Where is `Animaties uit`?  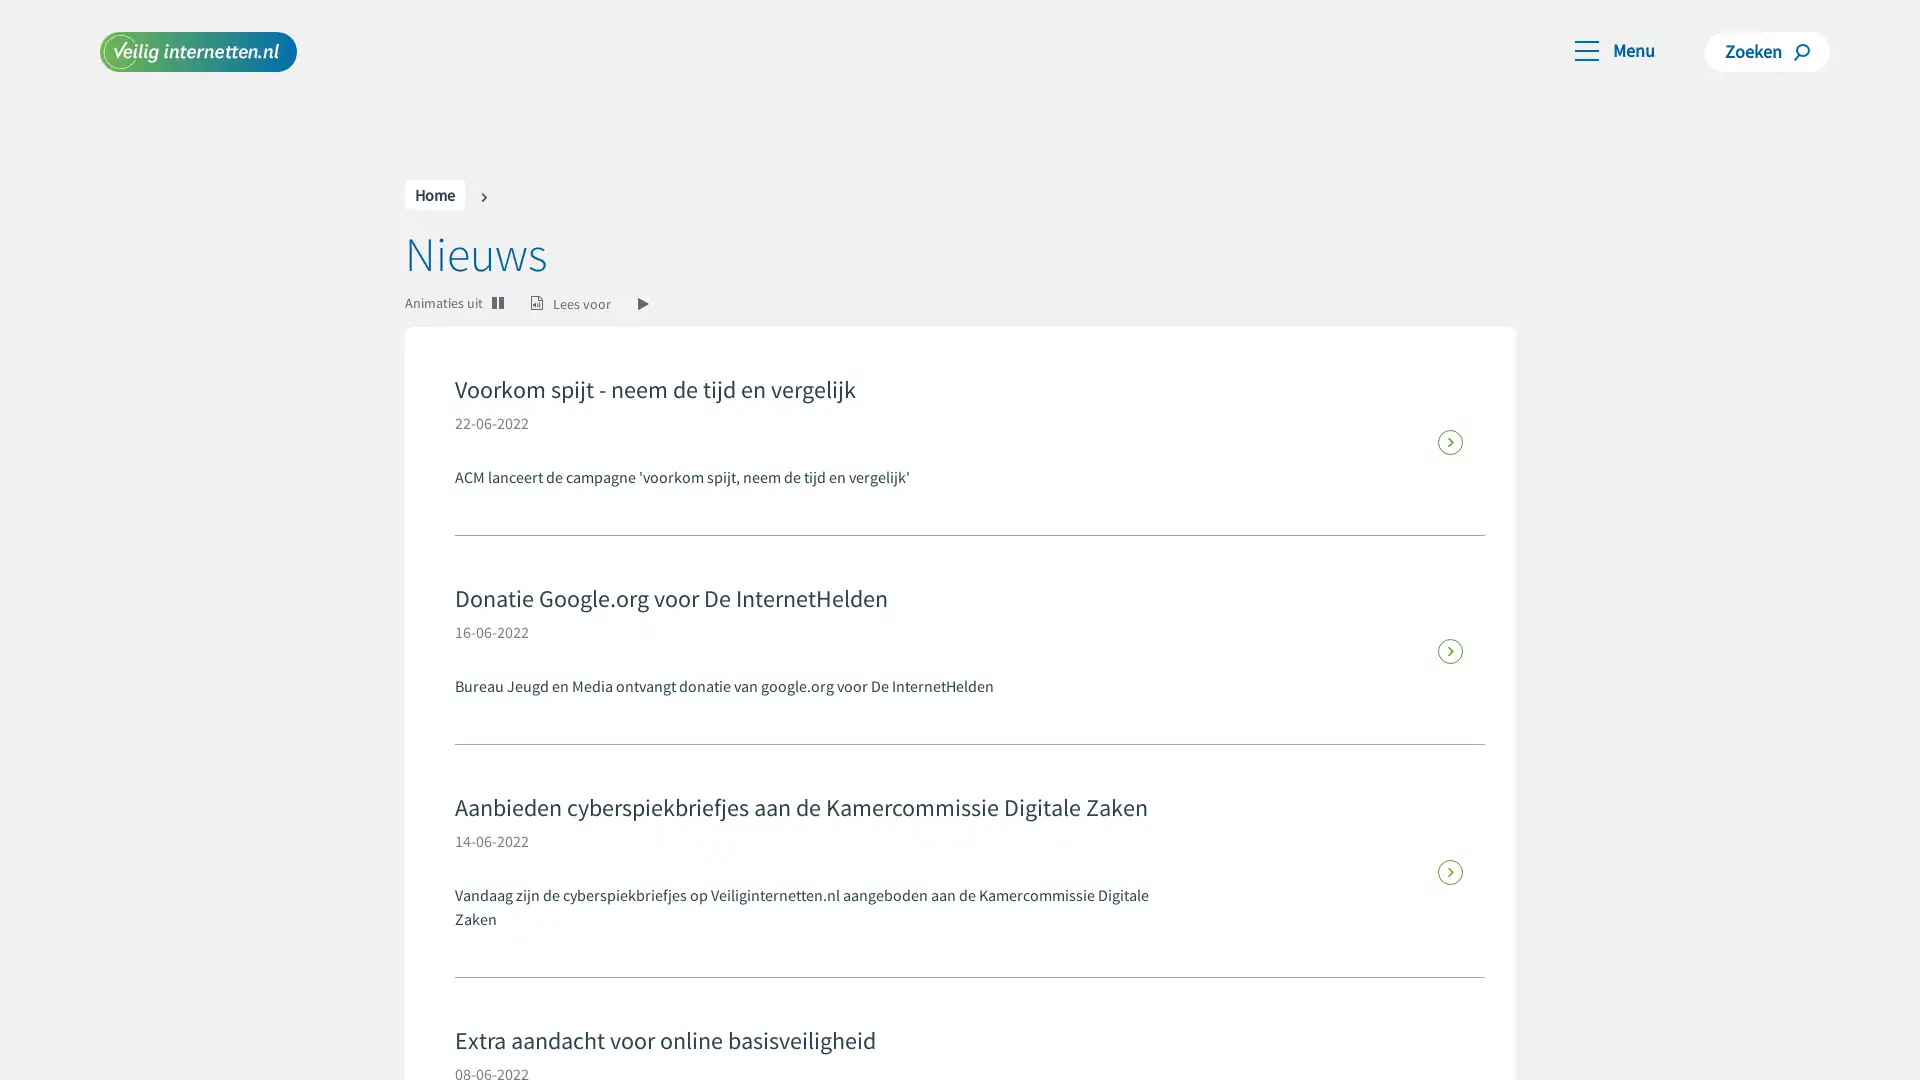 Animaties uit is located at coordinates (443, 302).